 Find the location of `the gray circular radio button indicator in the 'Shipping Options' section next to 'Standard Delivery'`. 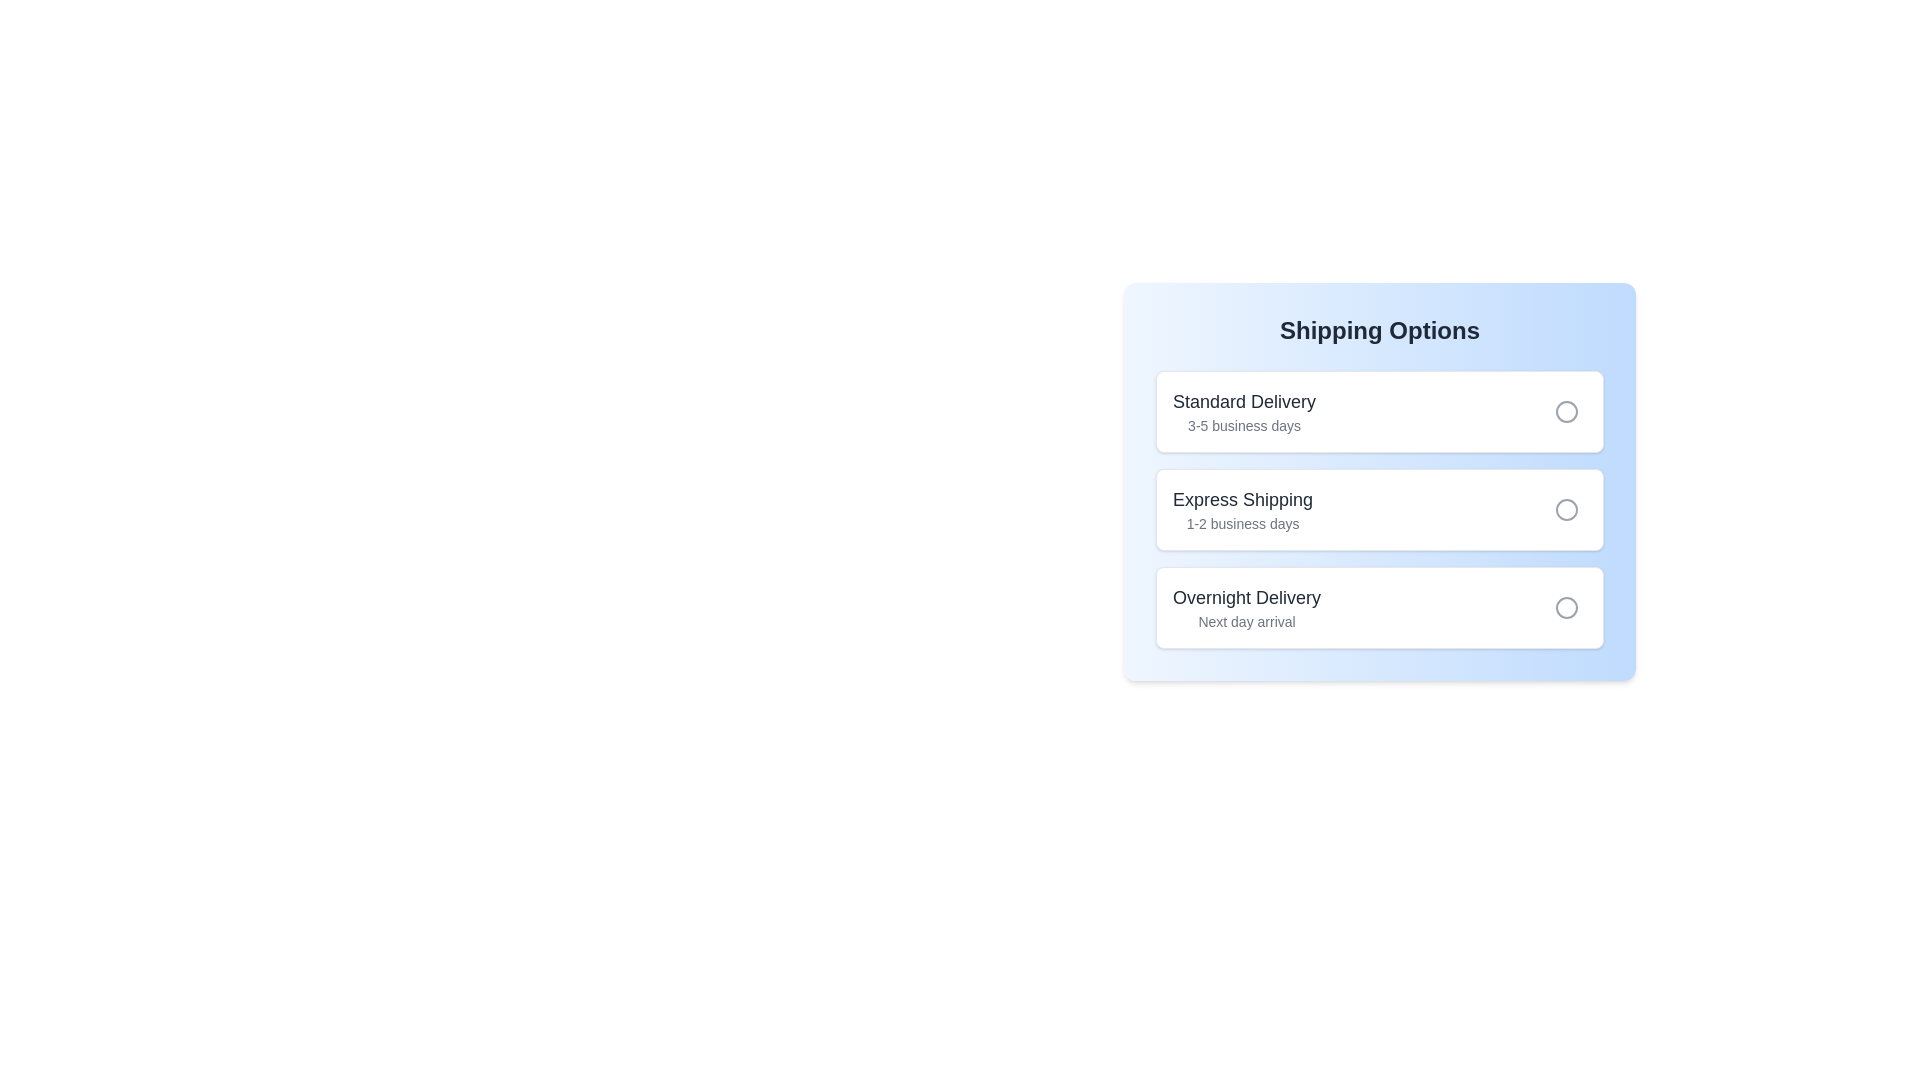

the gray circular radio button indicator in the 'Shipping Options' section next to 'Standard Delivery' is located at coordinates (1565, 411).